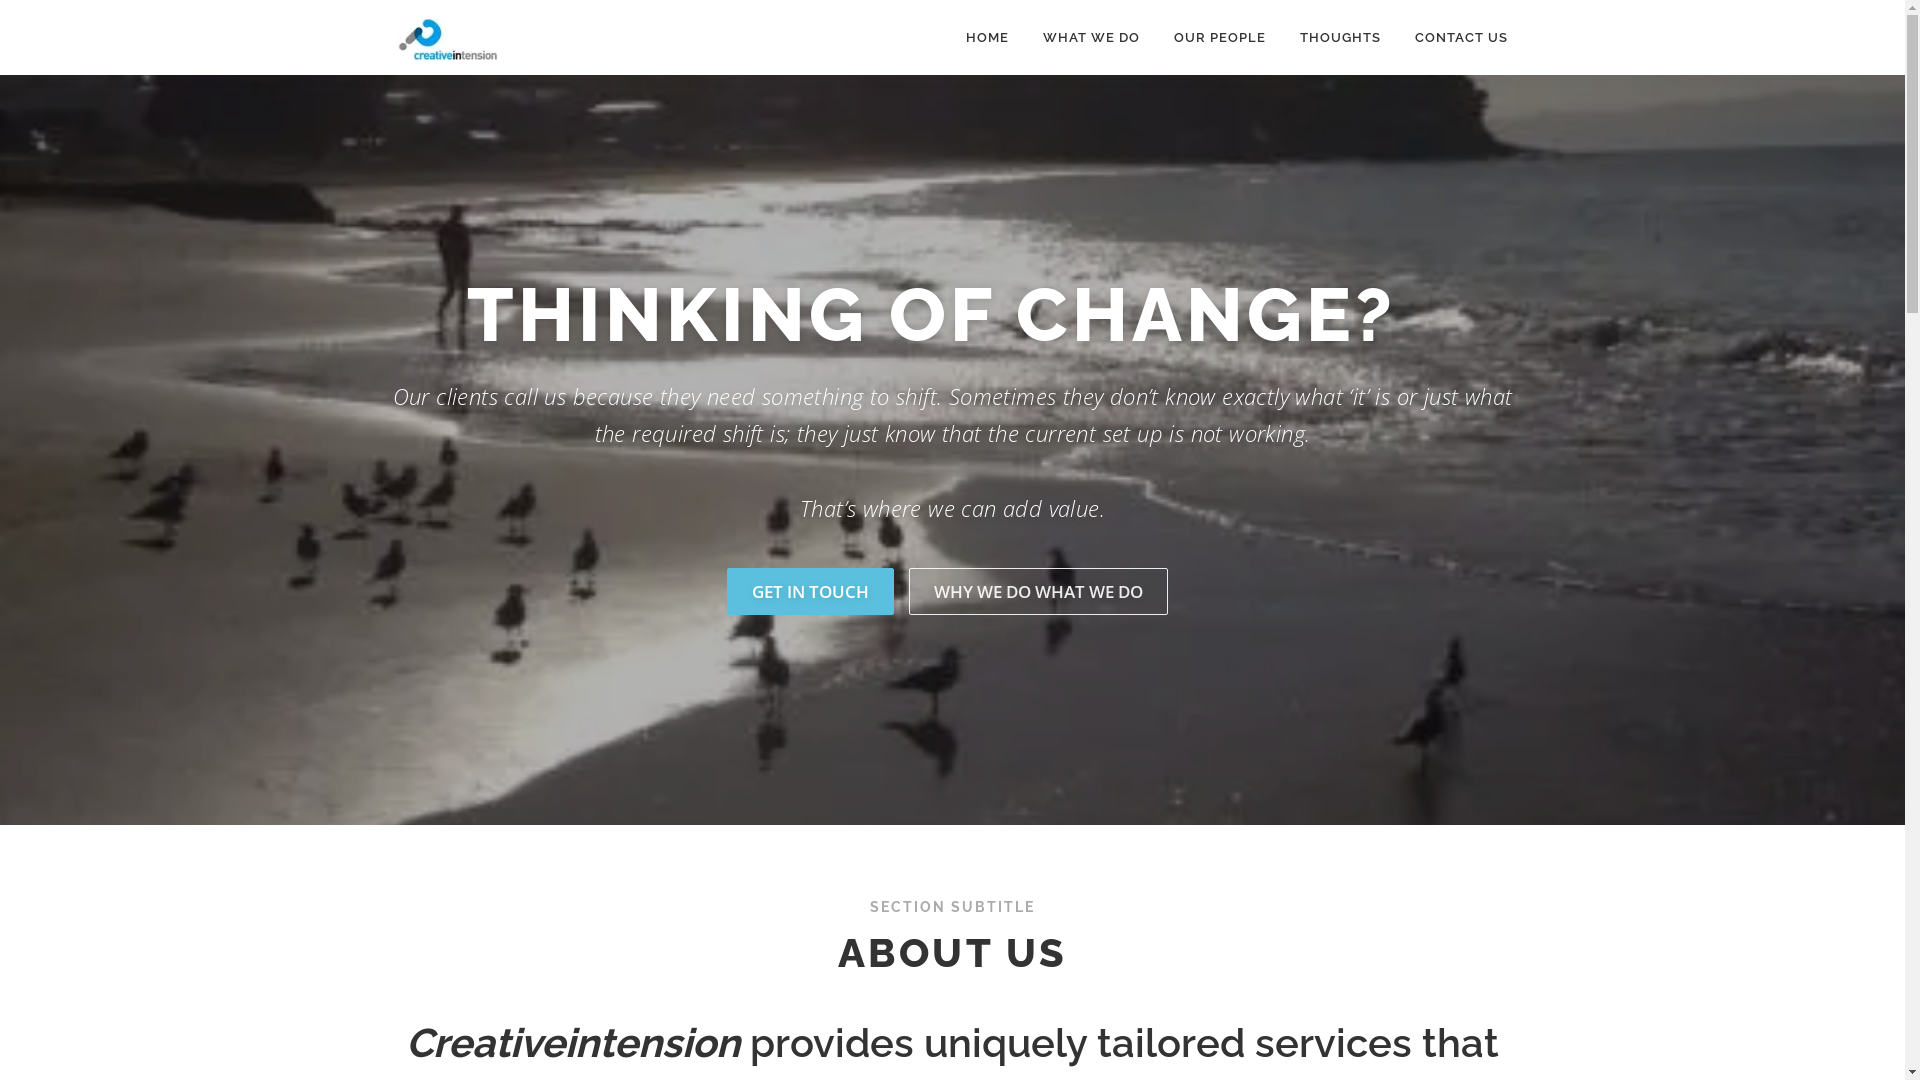 This screenshot has width=1920, height=1080. Describe the element at coordinates (1090, 37) in the screenshot. I see `'WHAT WE DO'` at that location.